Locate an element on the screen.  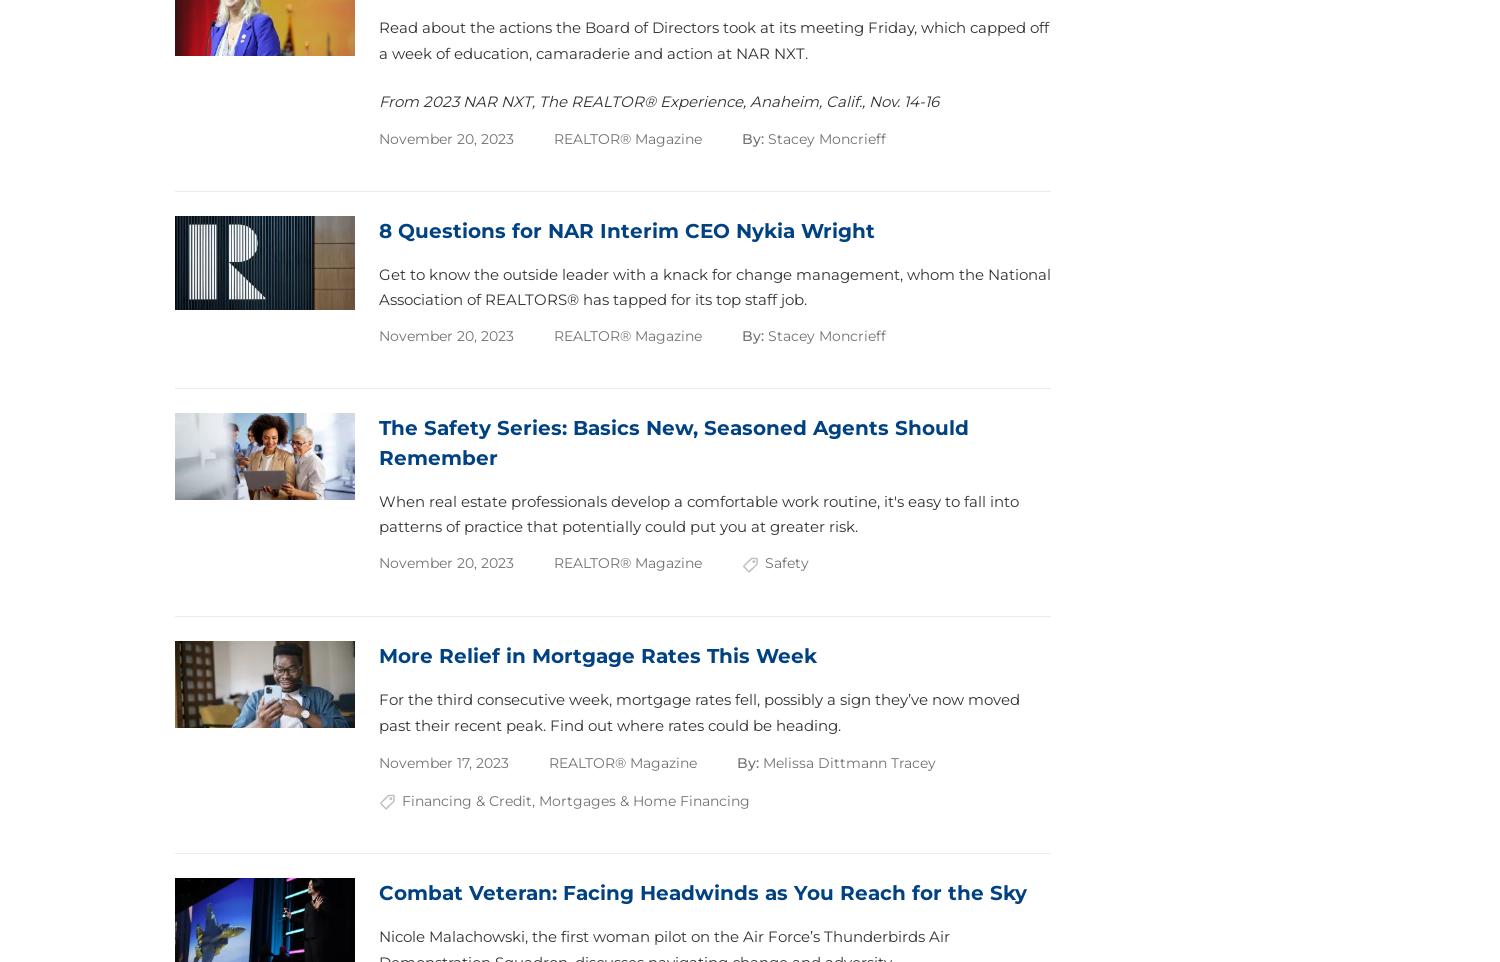
'Get to know the outside leader with a knack for change management, whom the National Association of REALTORS® has tapped for its top staff job.' is located at coordinates (714, 286).